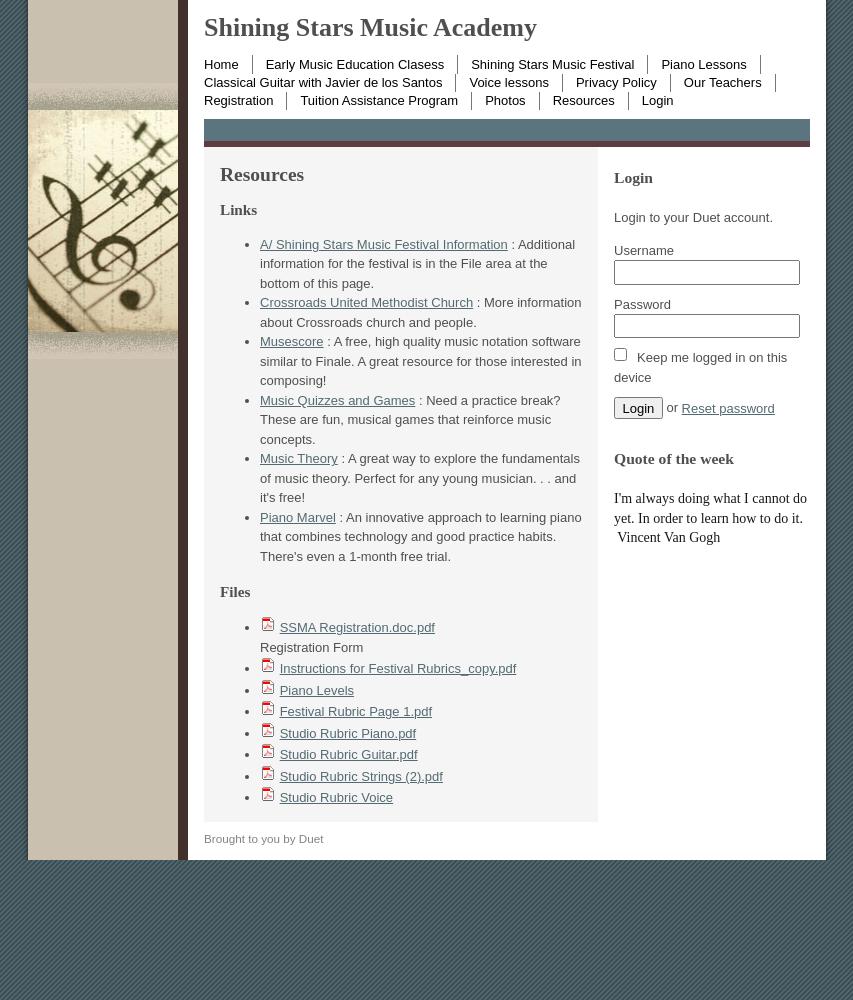  What do you see at coordinates (659, 62) in the screenshot?
I see `'Piano Lessons'` at bounding box center [659, 62].